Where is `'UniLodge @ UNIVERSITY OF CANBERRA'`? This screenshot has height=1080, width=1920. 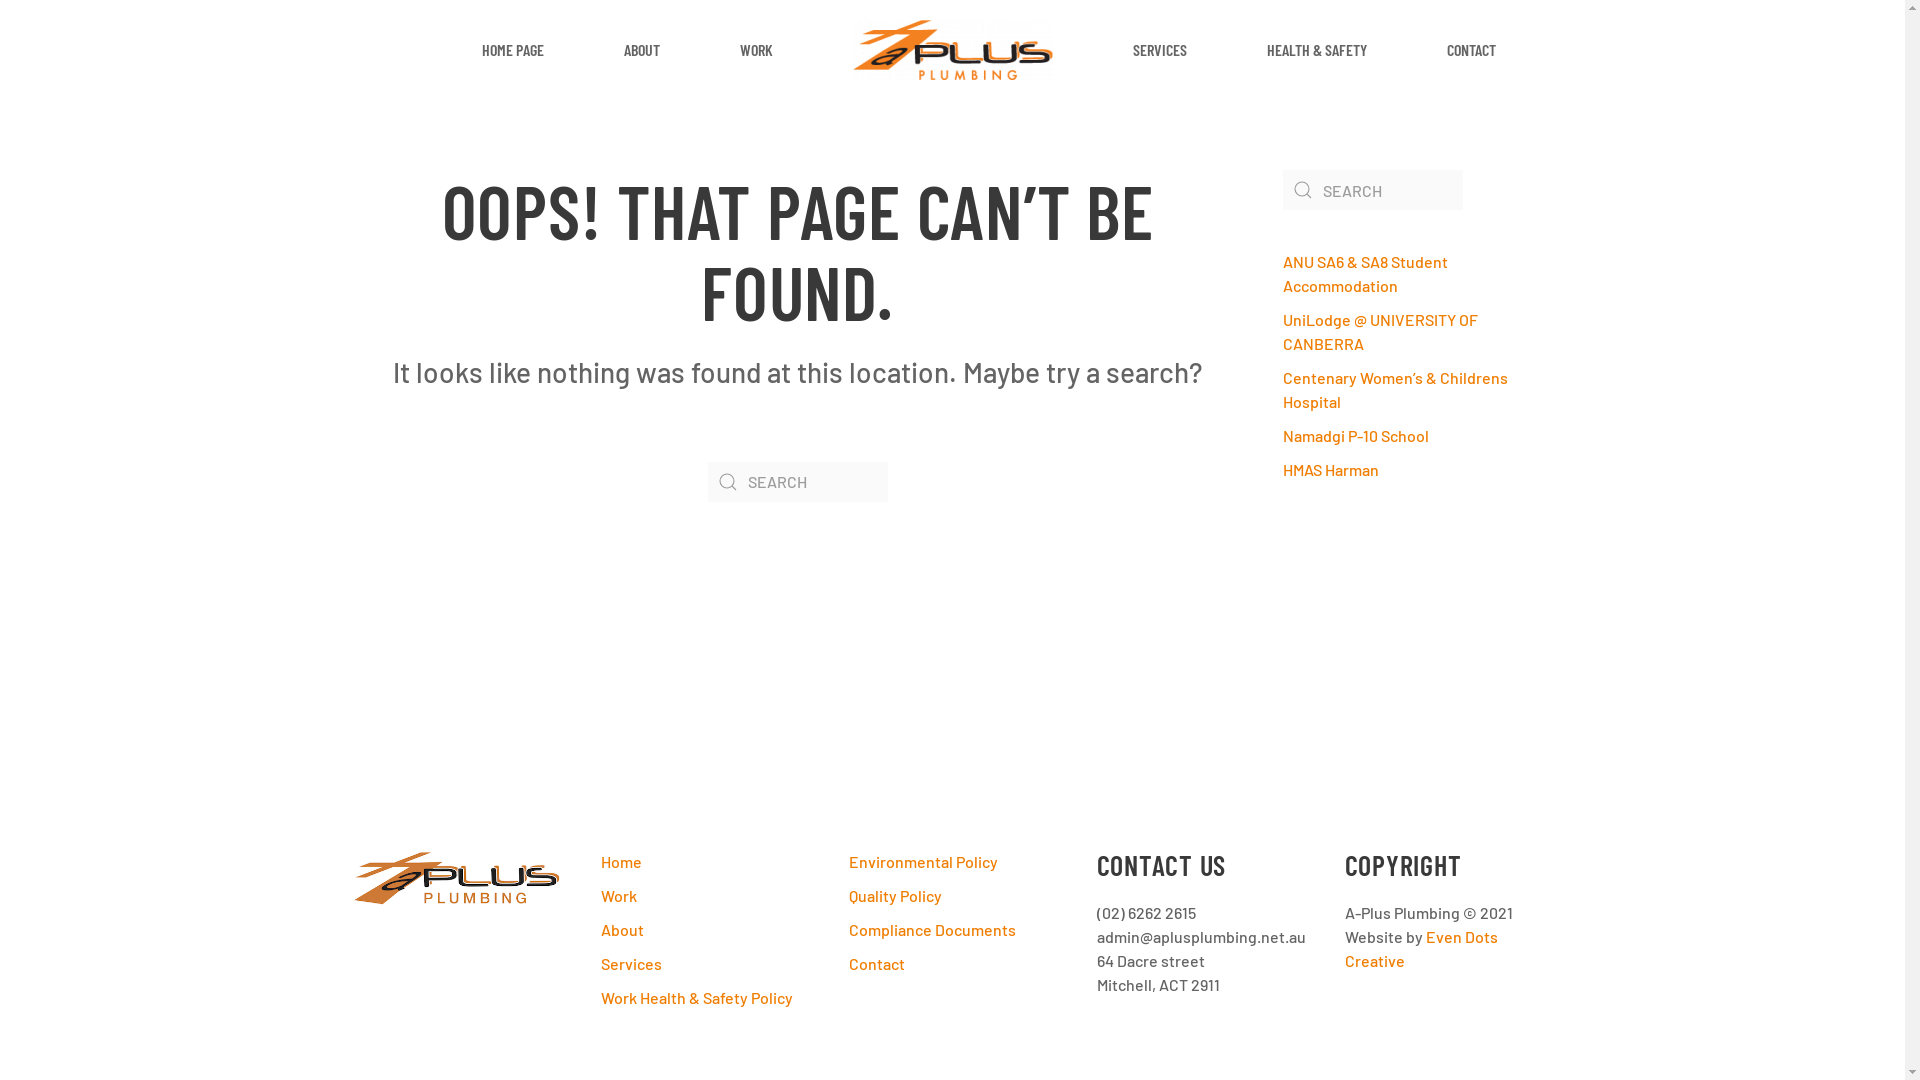
'UniLodge @ UNIVERSITY OF CANBERRA' is located at coordinates (1378, 330).